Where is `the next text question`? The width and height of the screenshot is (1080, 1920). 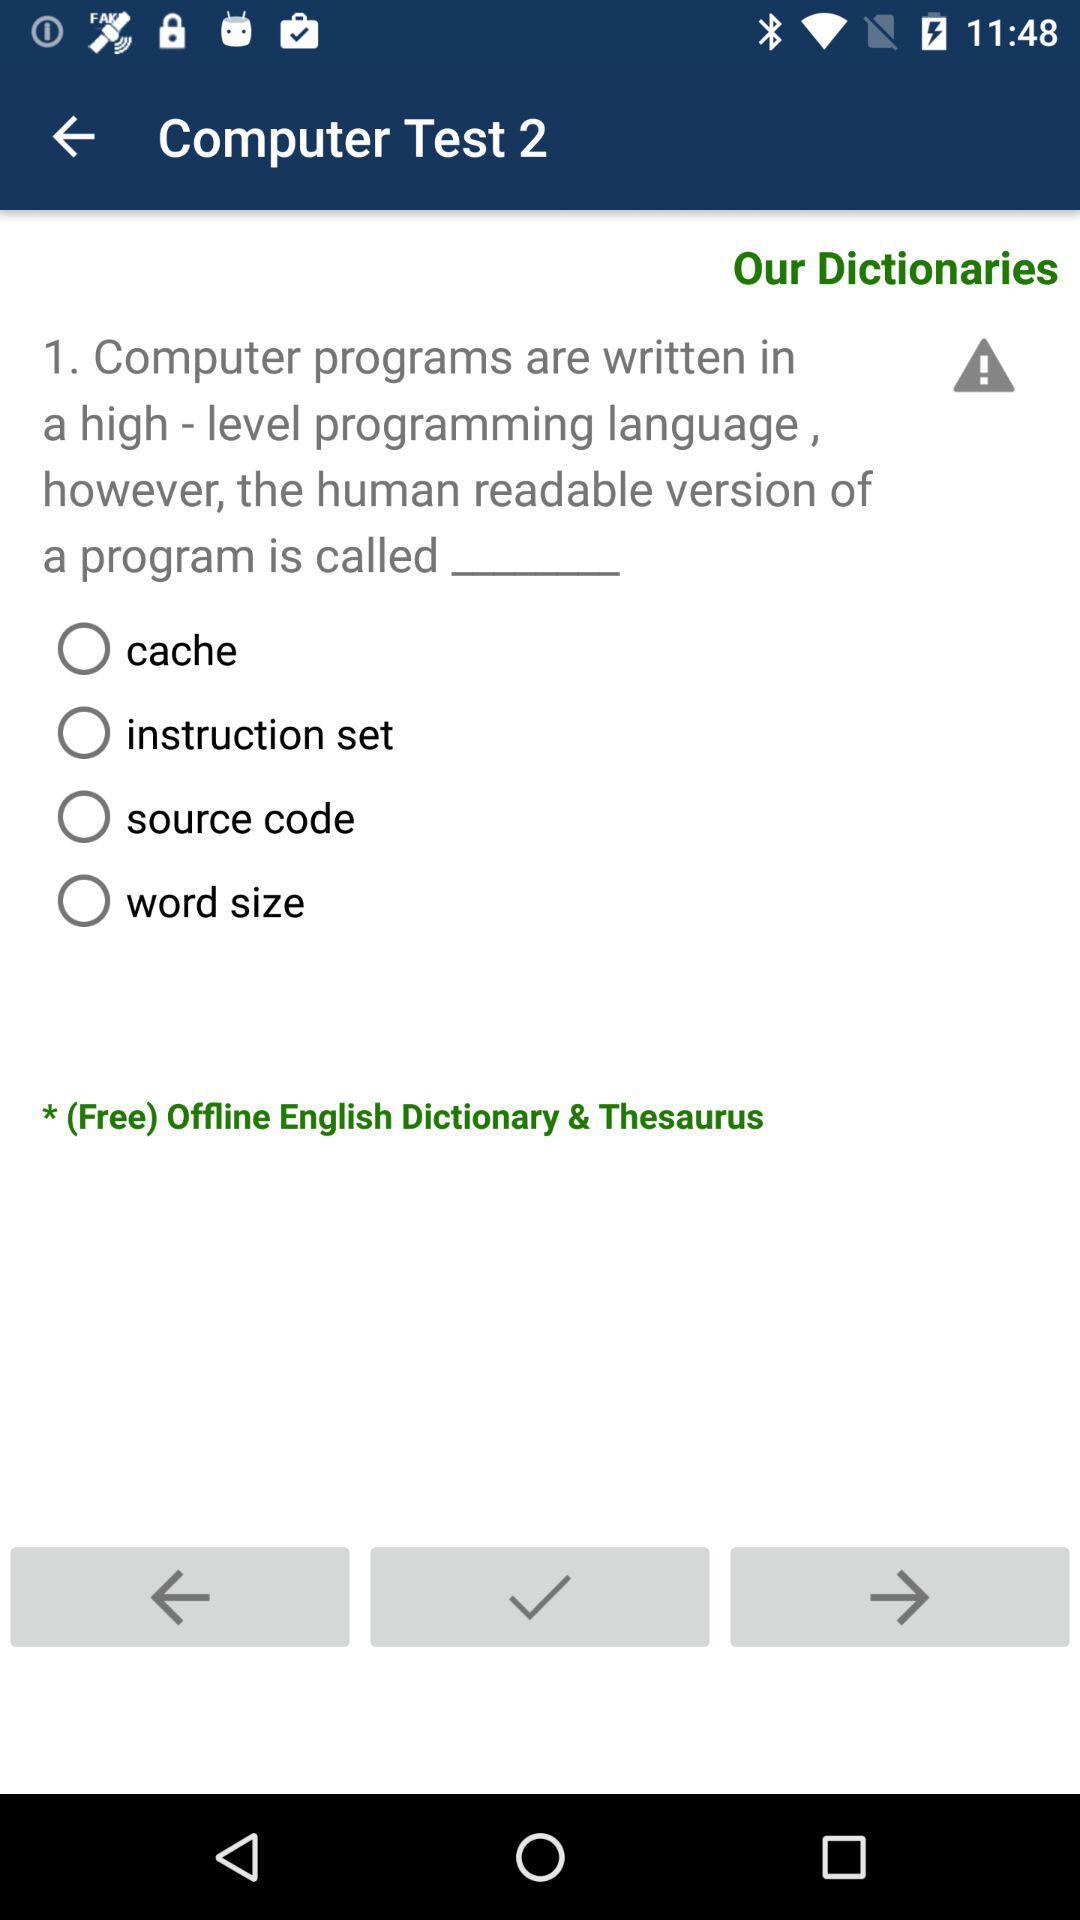
the next text question is located at coordinates (898, 1596).